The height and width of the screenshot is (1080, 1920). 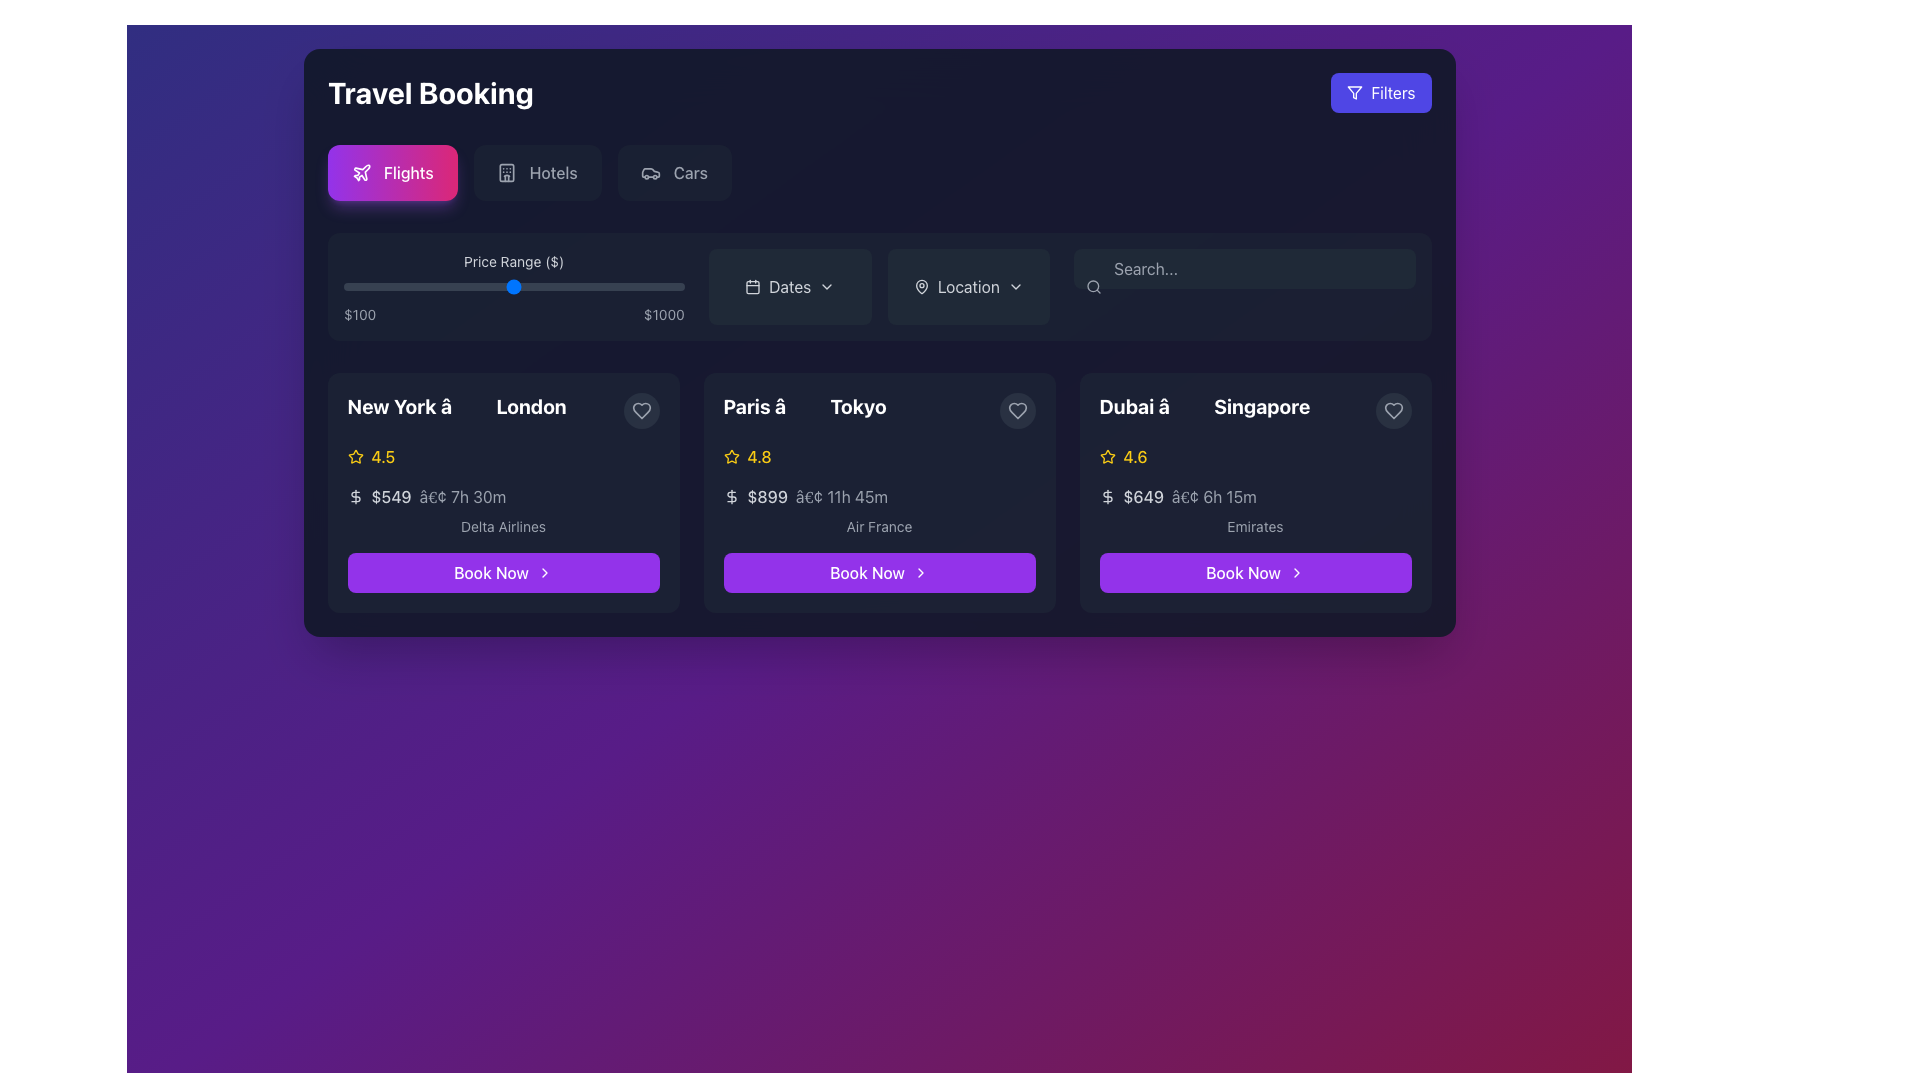 What do you see at coordinates (968, 286) in the screenshot?
I see `the 'Location' button, which is the second button from the left in a horizontal layout` at bounding box center [968, 286].